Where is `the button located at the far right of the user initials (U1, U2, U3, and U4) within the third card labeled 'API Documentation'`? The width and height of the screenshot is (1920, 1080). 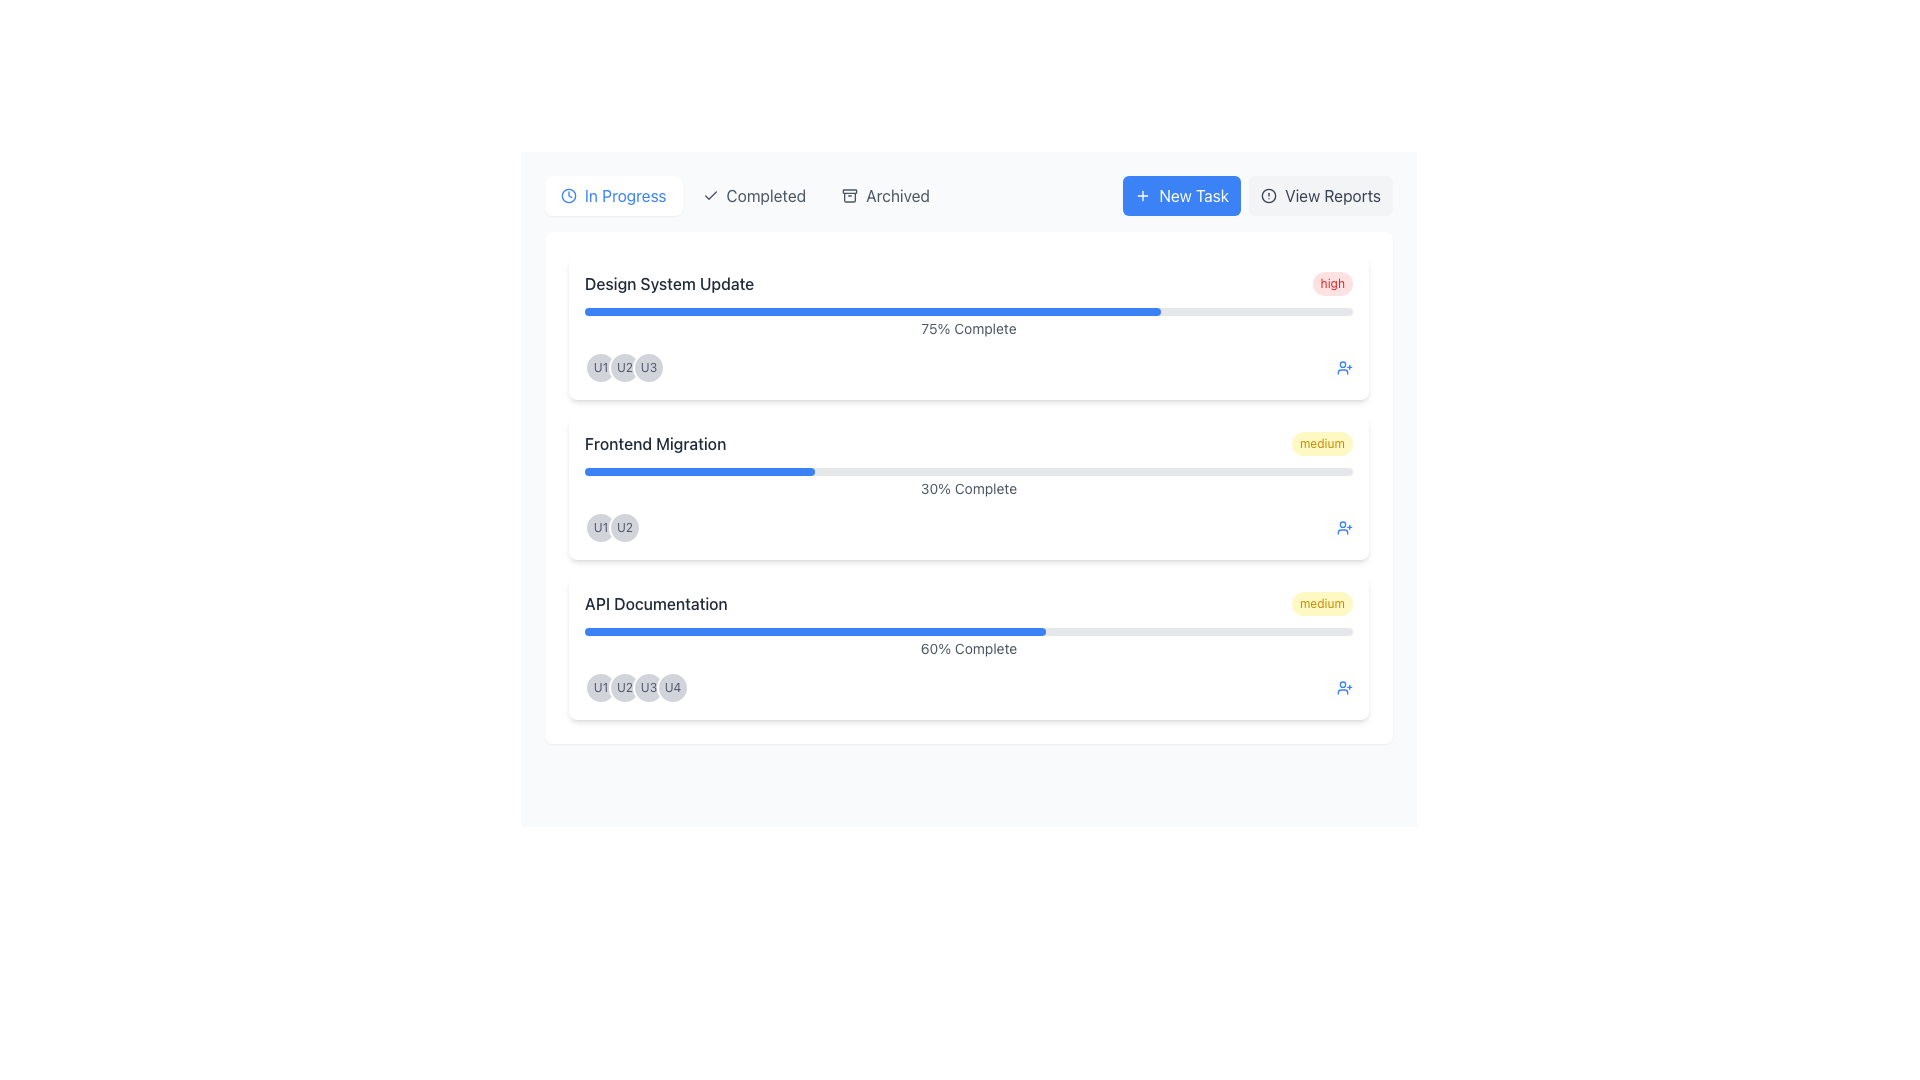 the button located at the far right of the user initials (U1, U2, U3, and U4) within the third card labeled 'API Documentation' is located at coordinates (1344, 686).